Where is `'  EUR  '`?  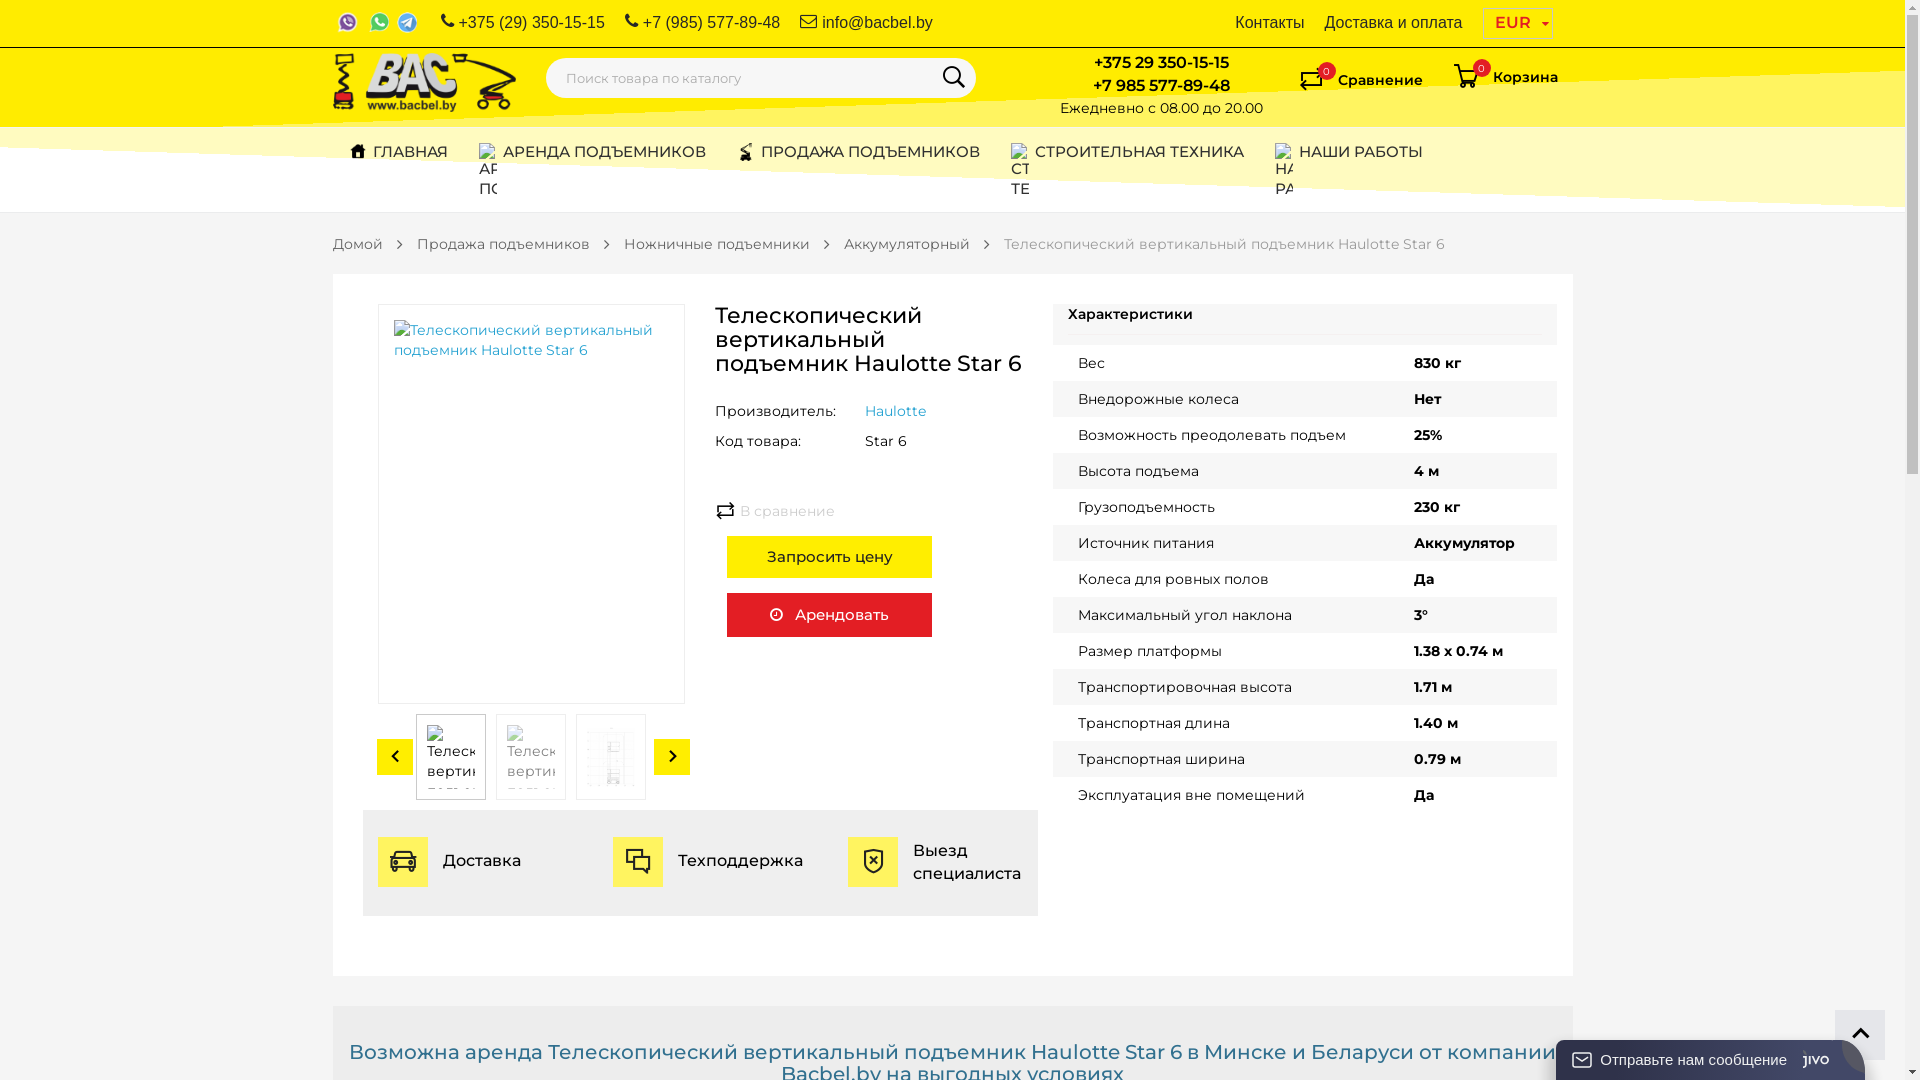 '  EUR  ' is located at coordinates (1516, 23).